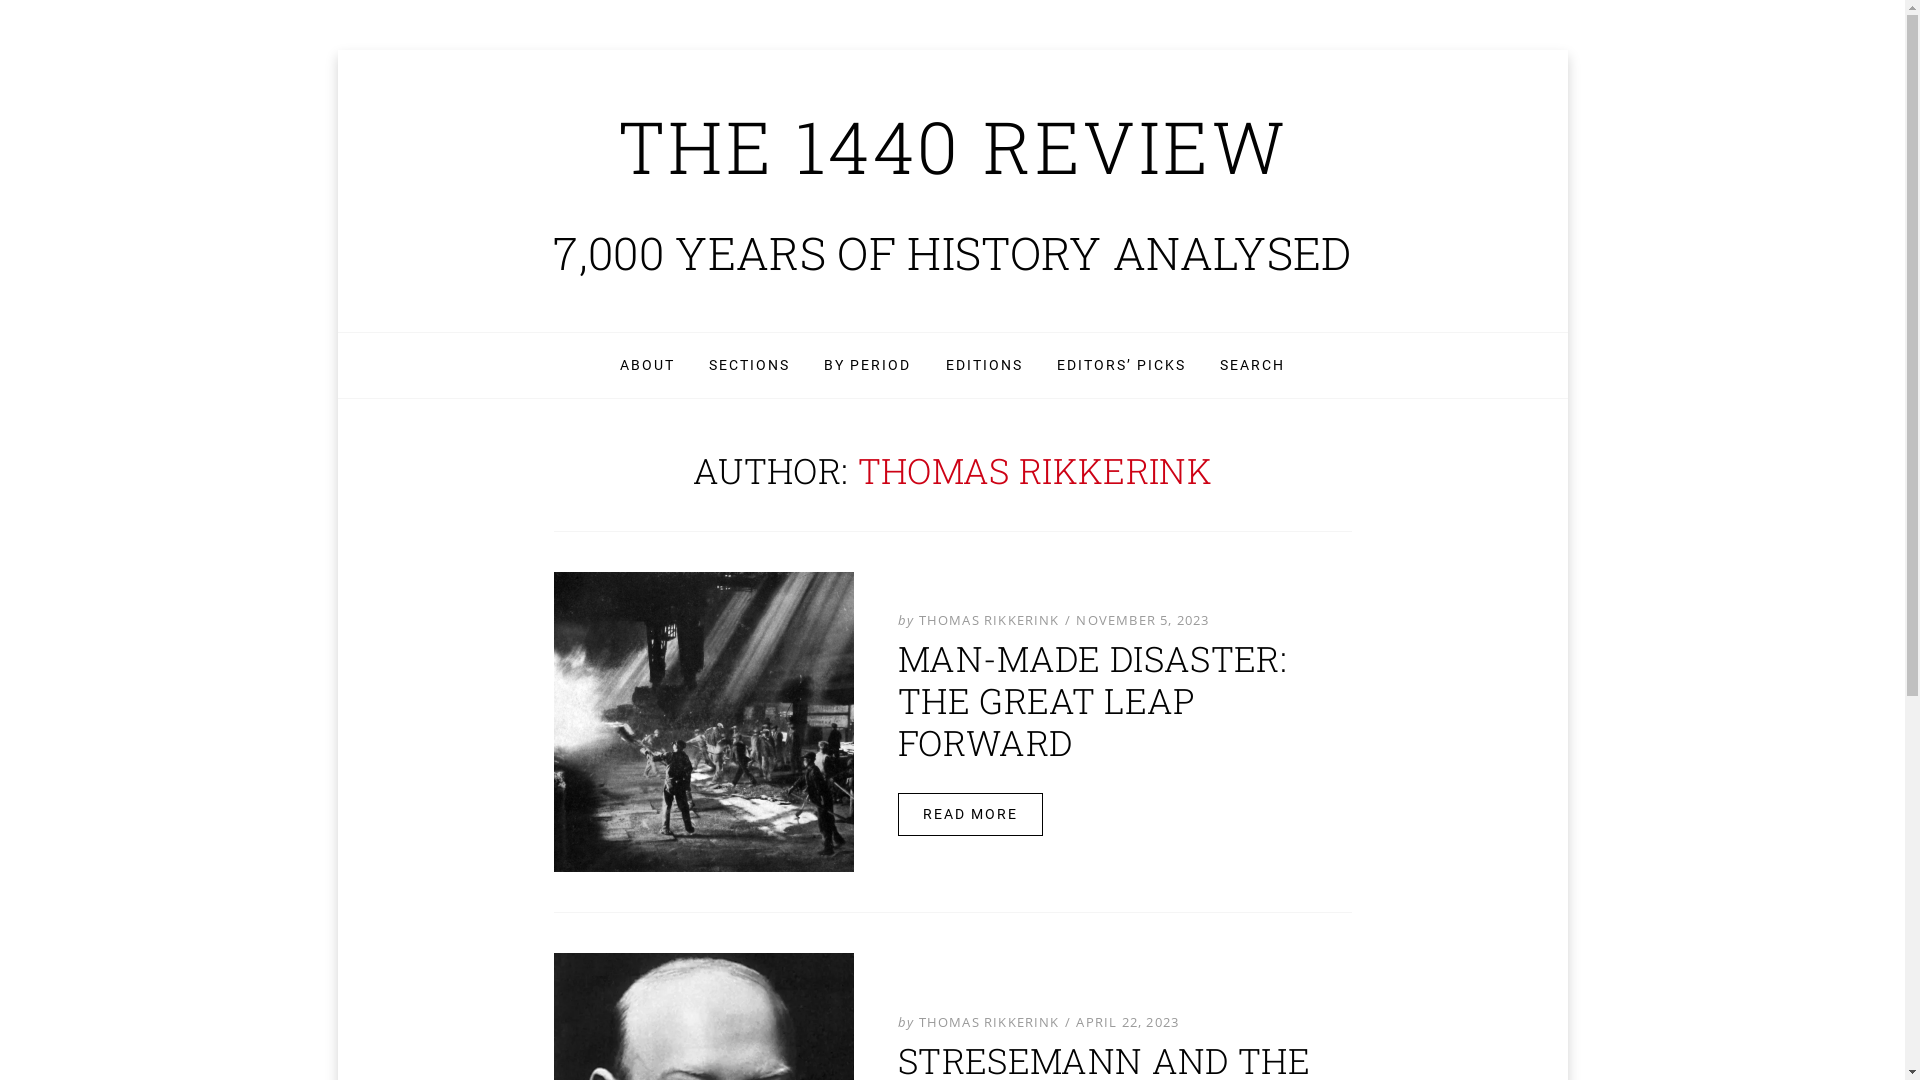  What do you see at coordinates (896, 814) in the screenshot?
I see `'READ MORE'` at bounding box center [896, 814].